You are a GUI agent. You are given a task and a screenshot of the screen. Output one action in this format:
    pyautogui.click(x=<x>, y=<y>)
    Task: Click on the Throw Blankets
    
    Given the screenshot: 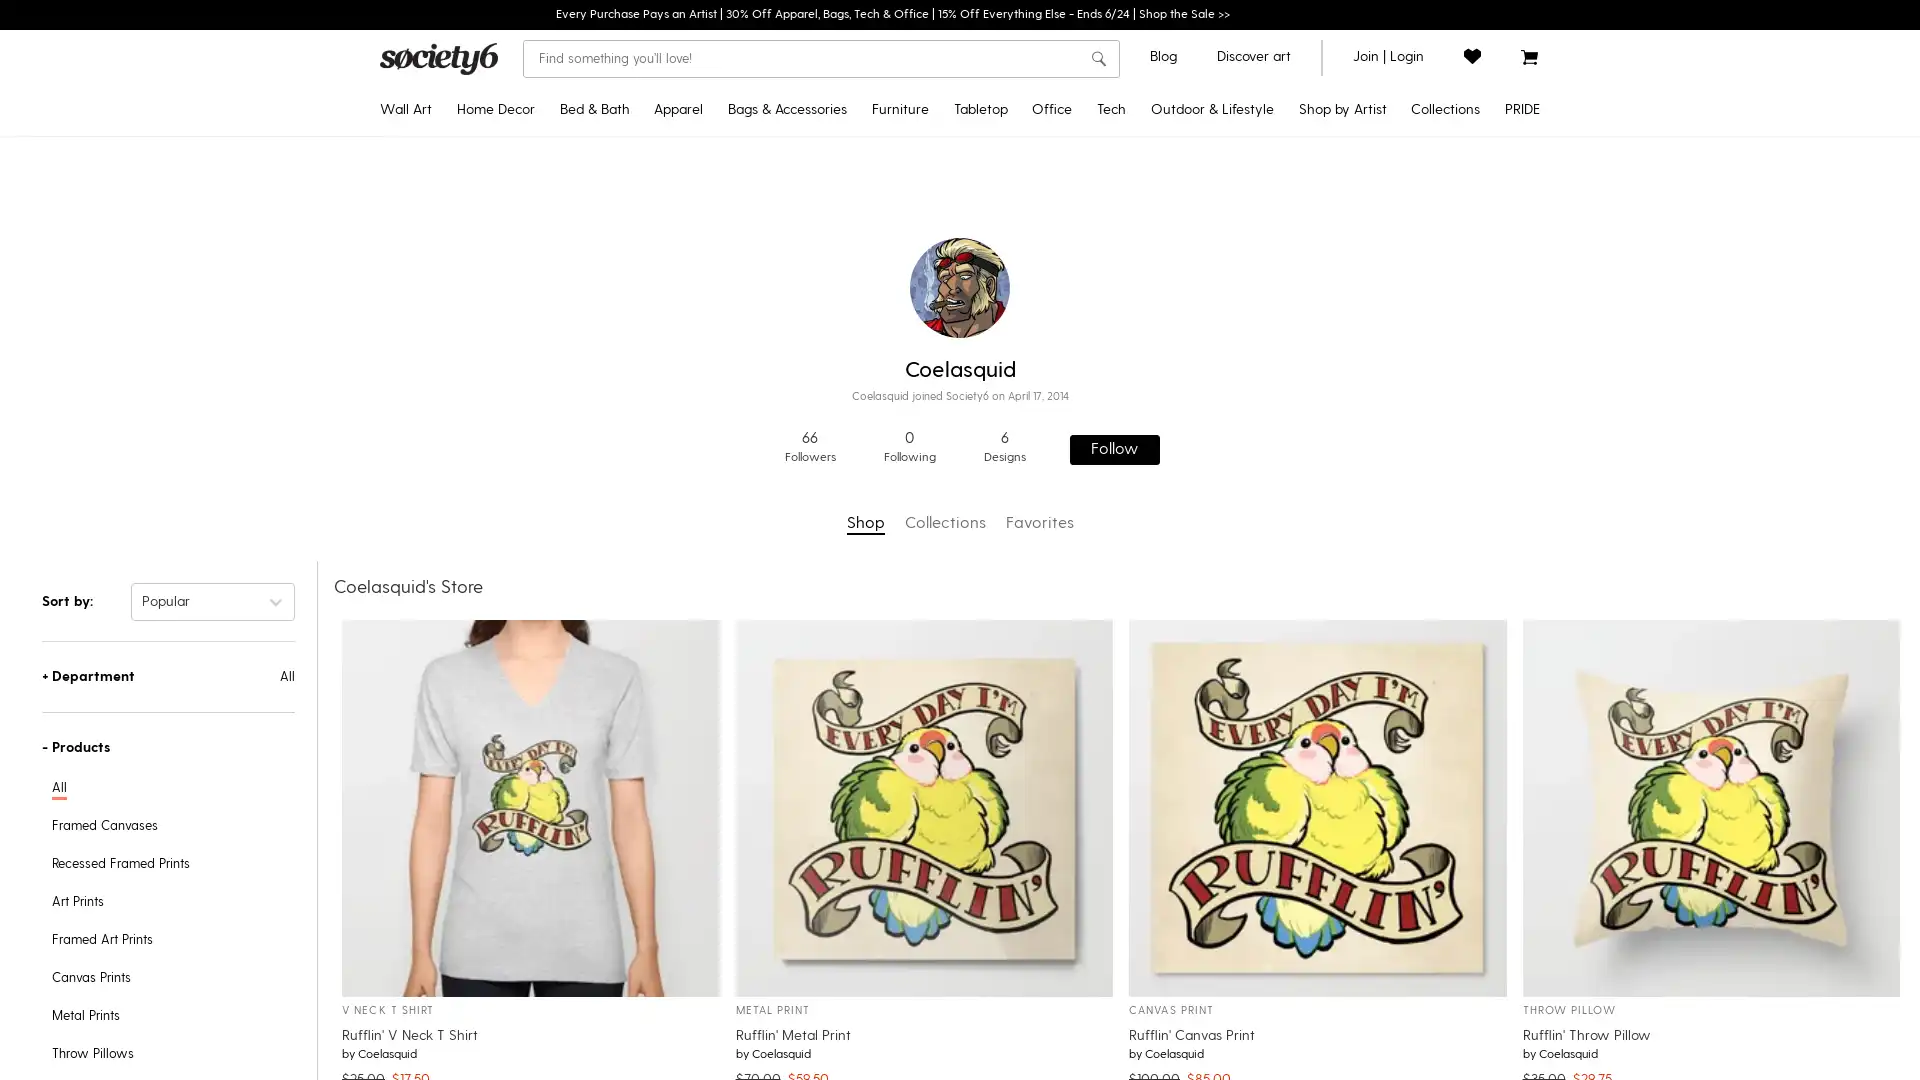 What is the action you would take?
    pyautogui.click(x=533, y=289)
    